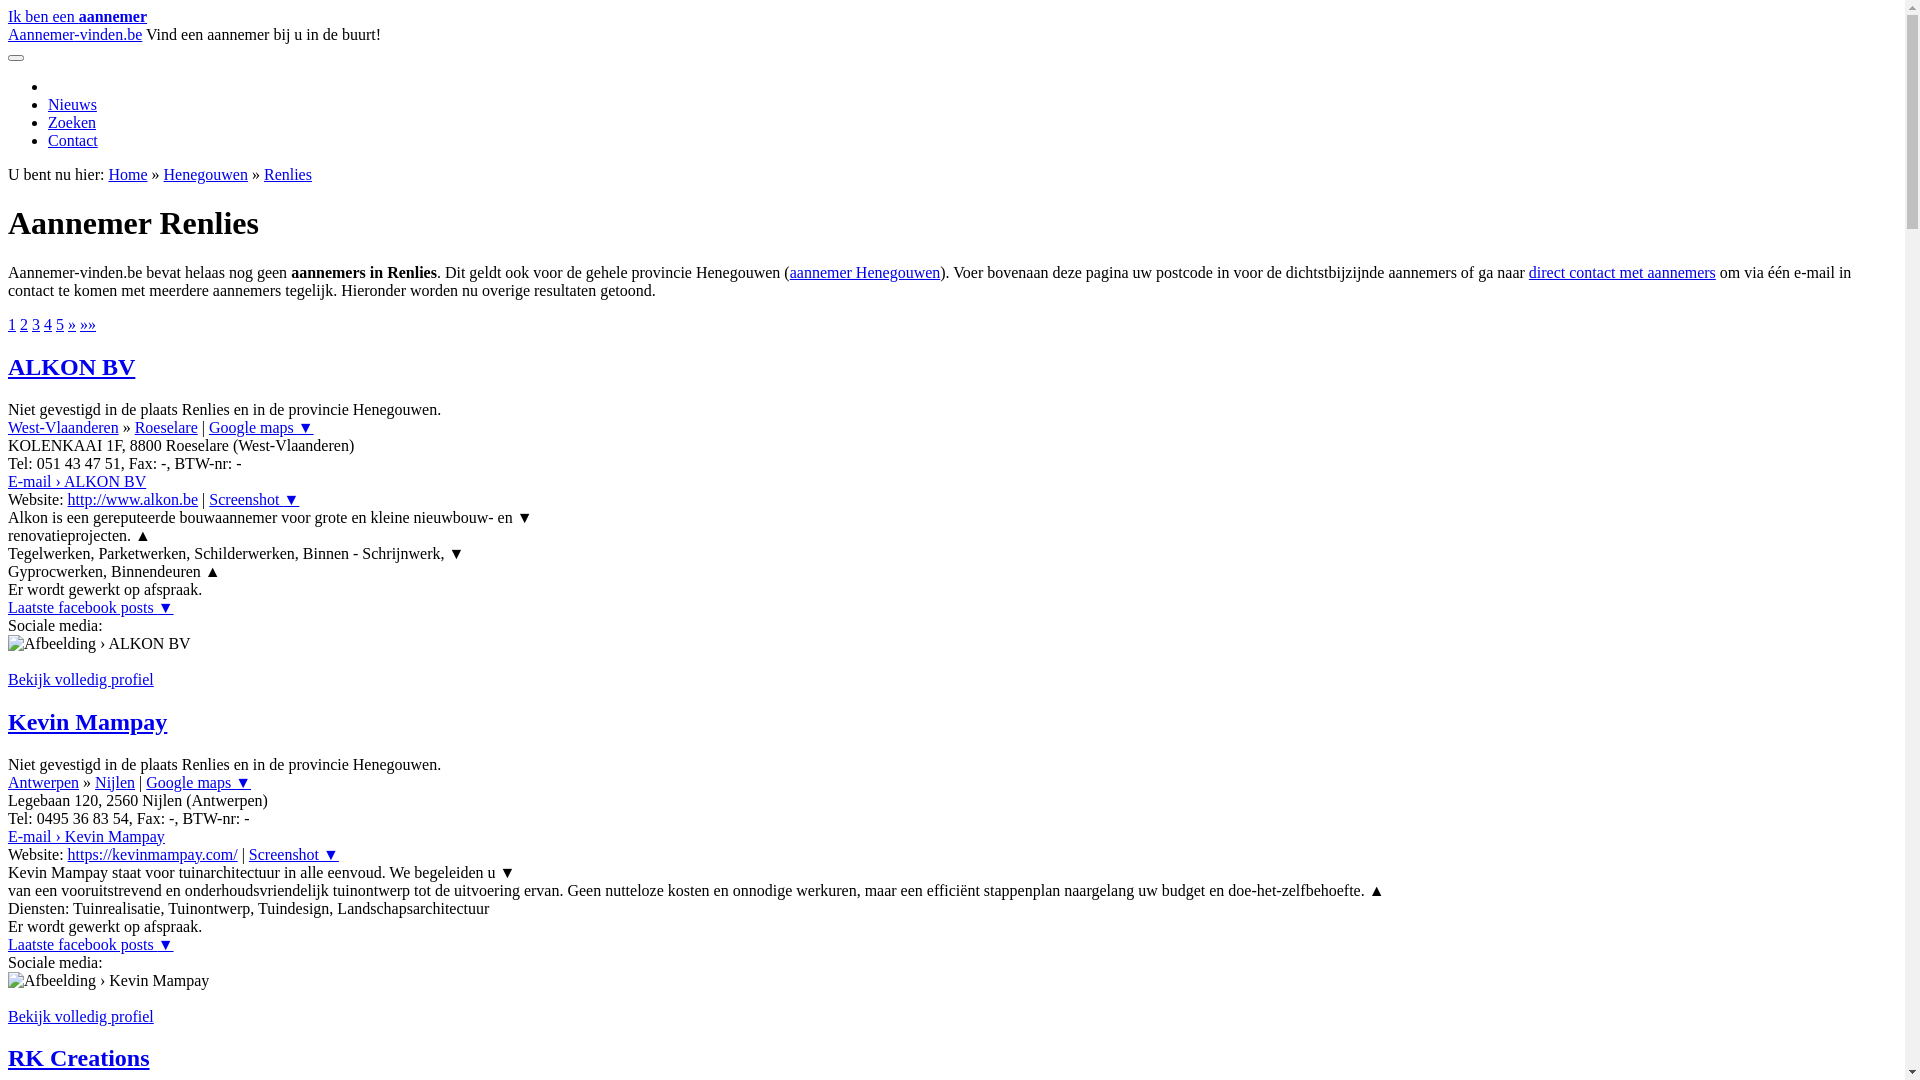 The width and height of the screenshot is (1920, 1080). I want to click on '1', so click(12, 323).